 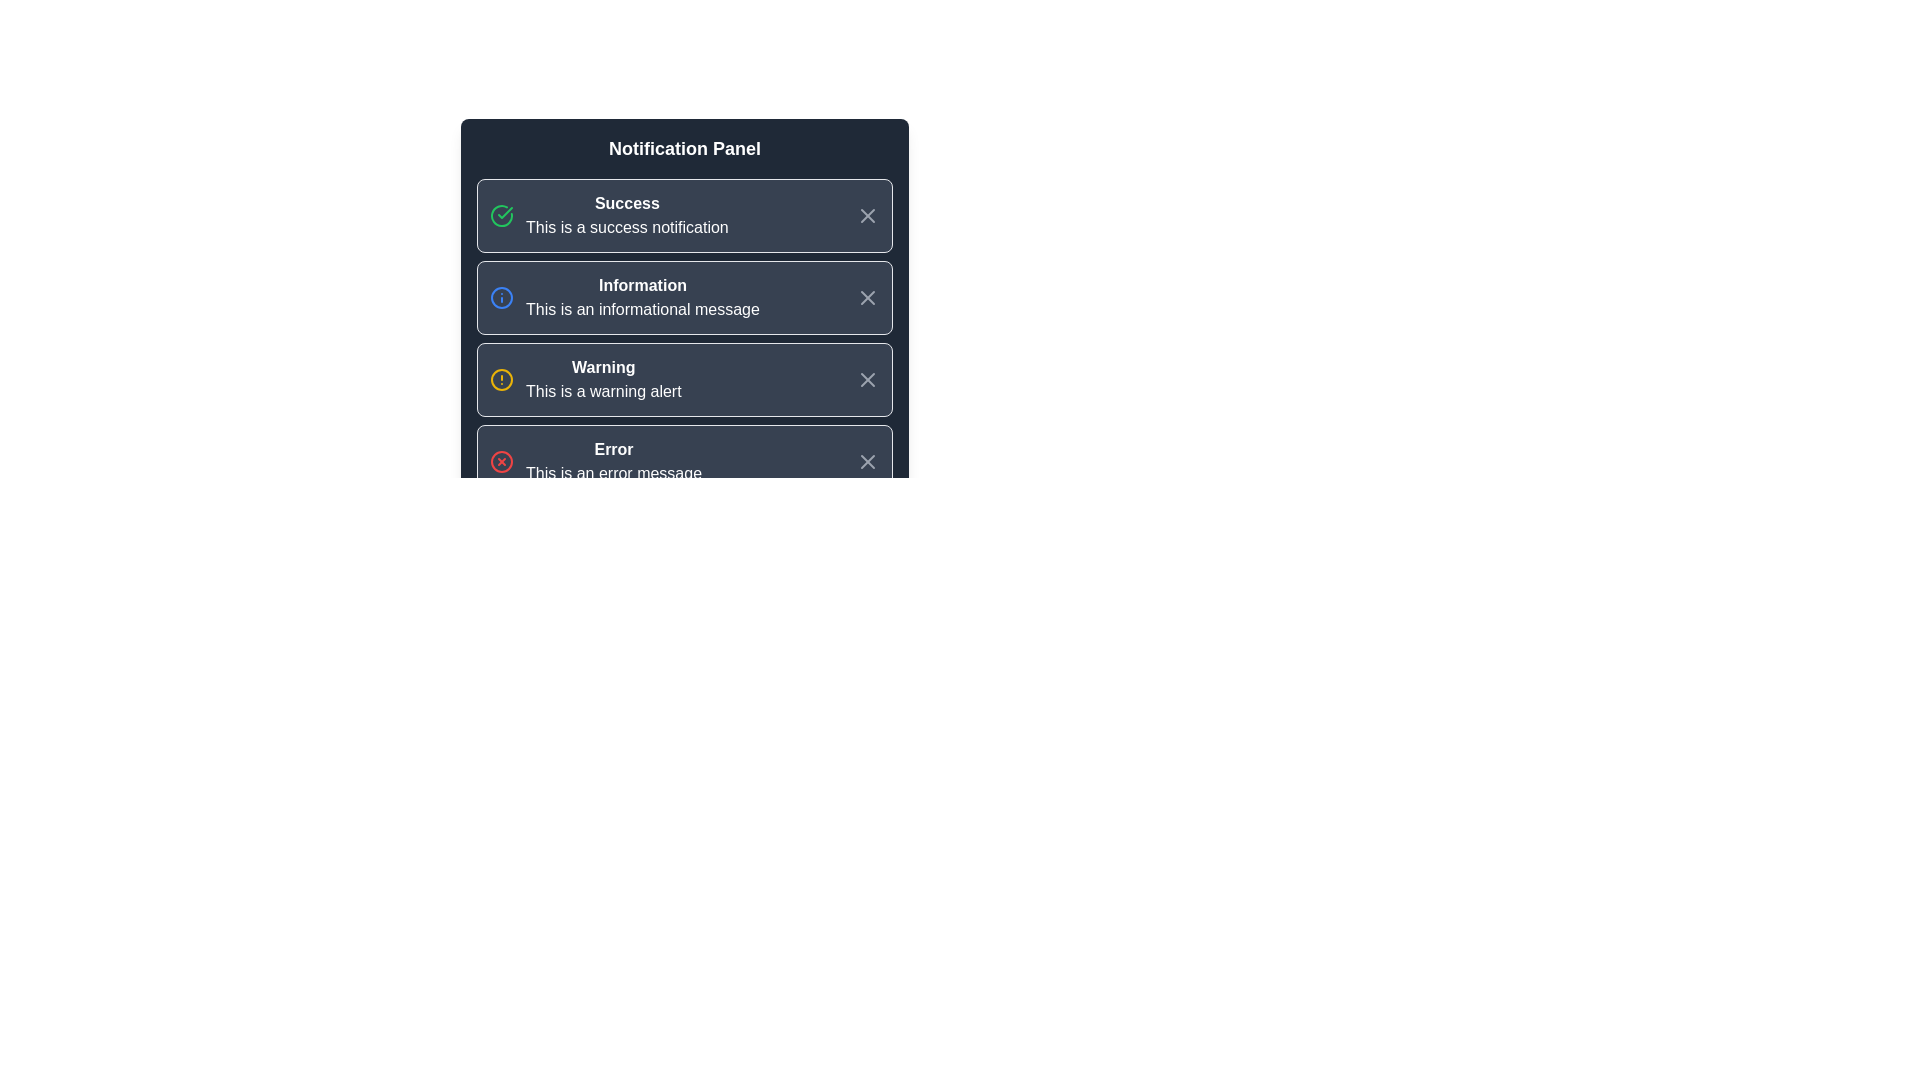 What do you see at coordinates (613, 450) in the screenshot?
I see `the Text label that serves as the title for the error notification in the fourth notification entry of the panel labeled 'Error This is an error message.'` at bounding box center [613, 450].